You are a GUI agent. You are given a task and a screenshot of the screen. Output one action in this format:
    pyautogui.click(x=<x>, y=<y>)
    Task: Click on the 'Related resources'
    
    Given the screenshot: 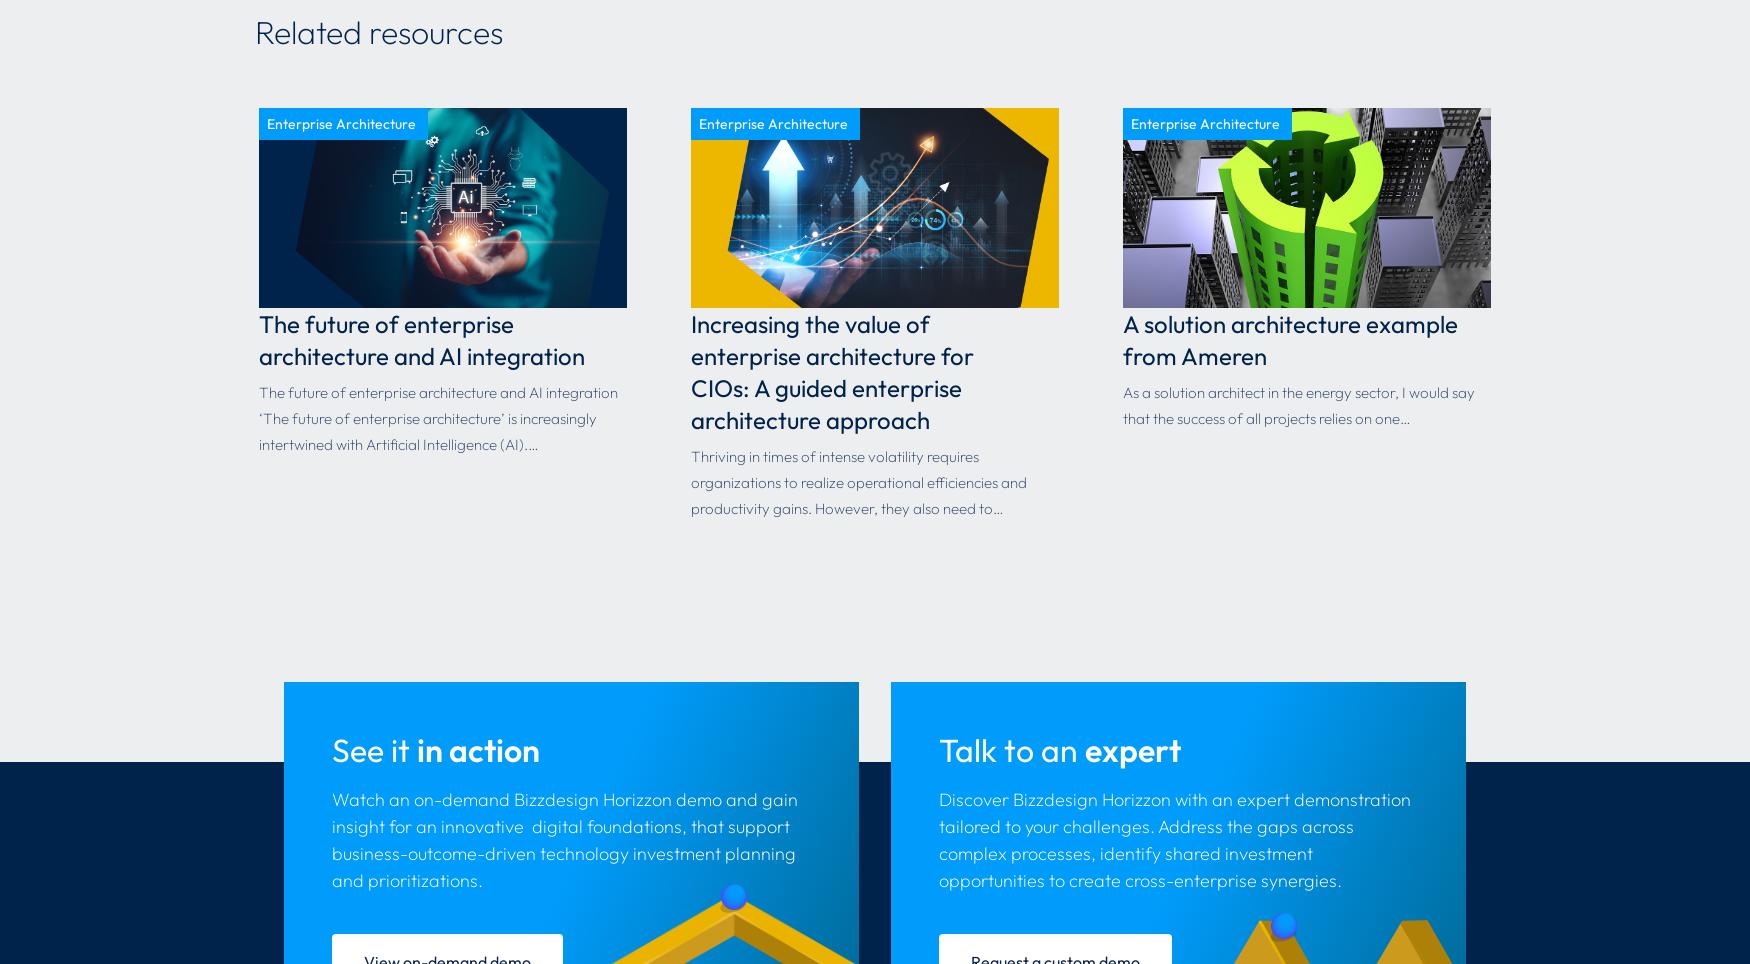 What is the action you would take?
    pyautogui.click(x=377, y=31)
    